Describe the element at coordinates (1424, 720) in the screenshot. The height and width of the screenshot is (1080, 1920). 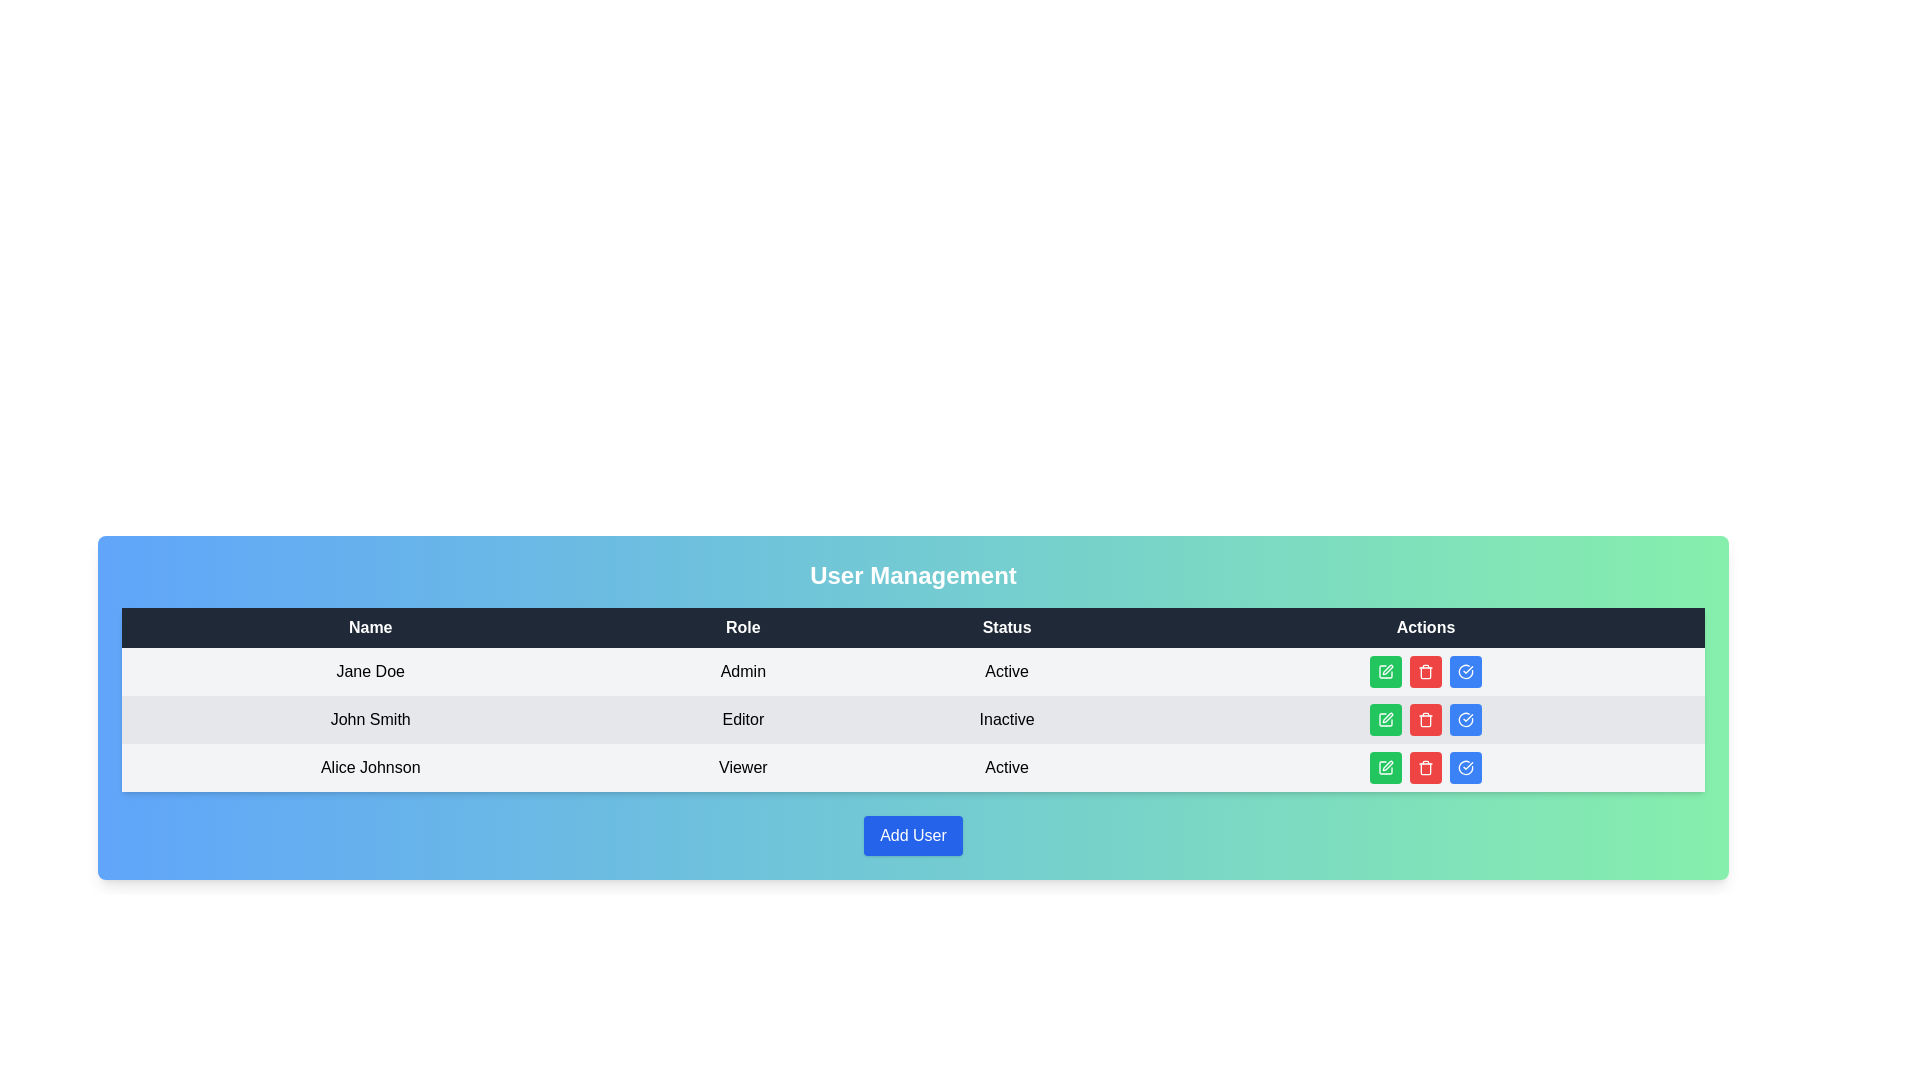
I see `the red trash can icon within the delete button in the actions column for the user 'John Smith'` at that location.